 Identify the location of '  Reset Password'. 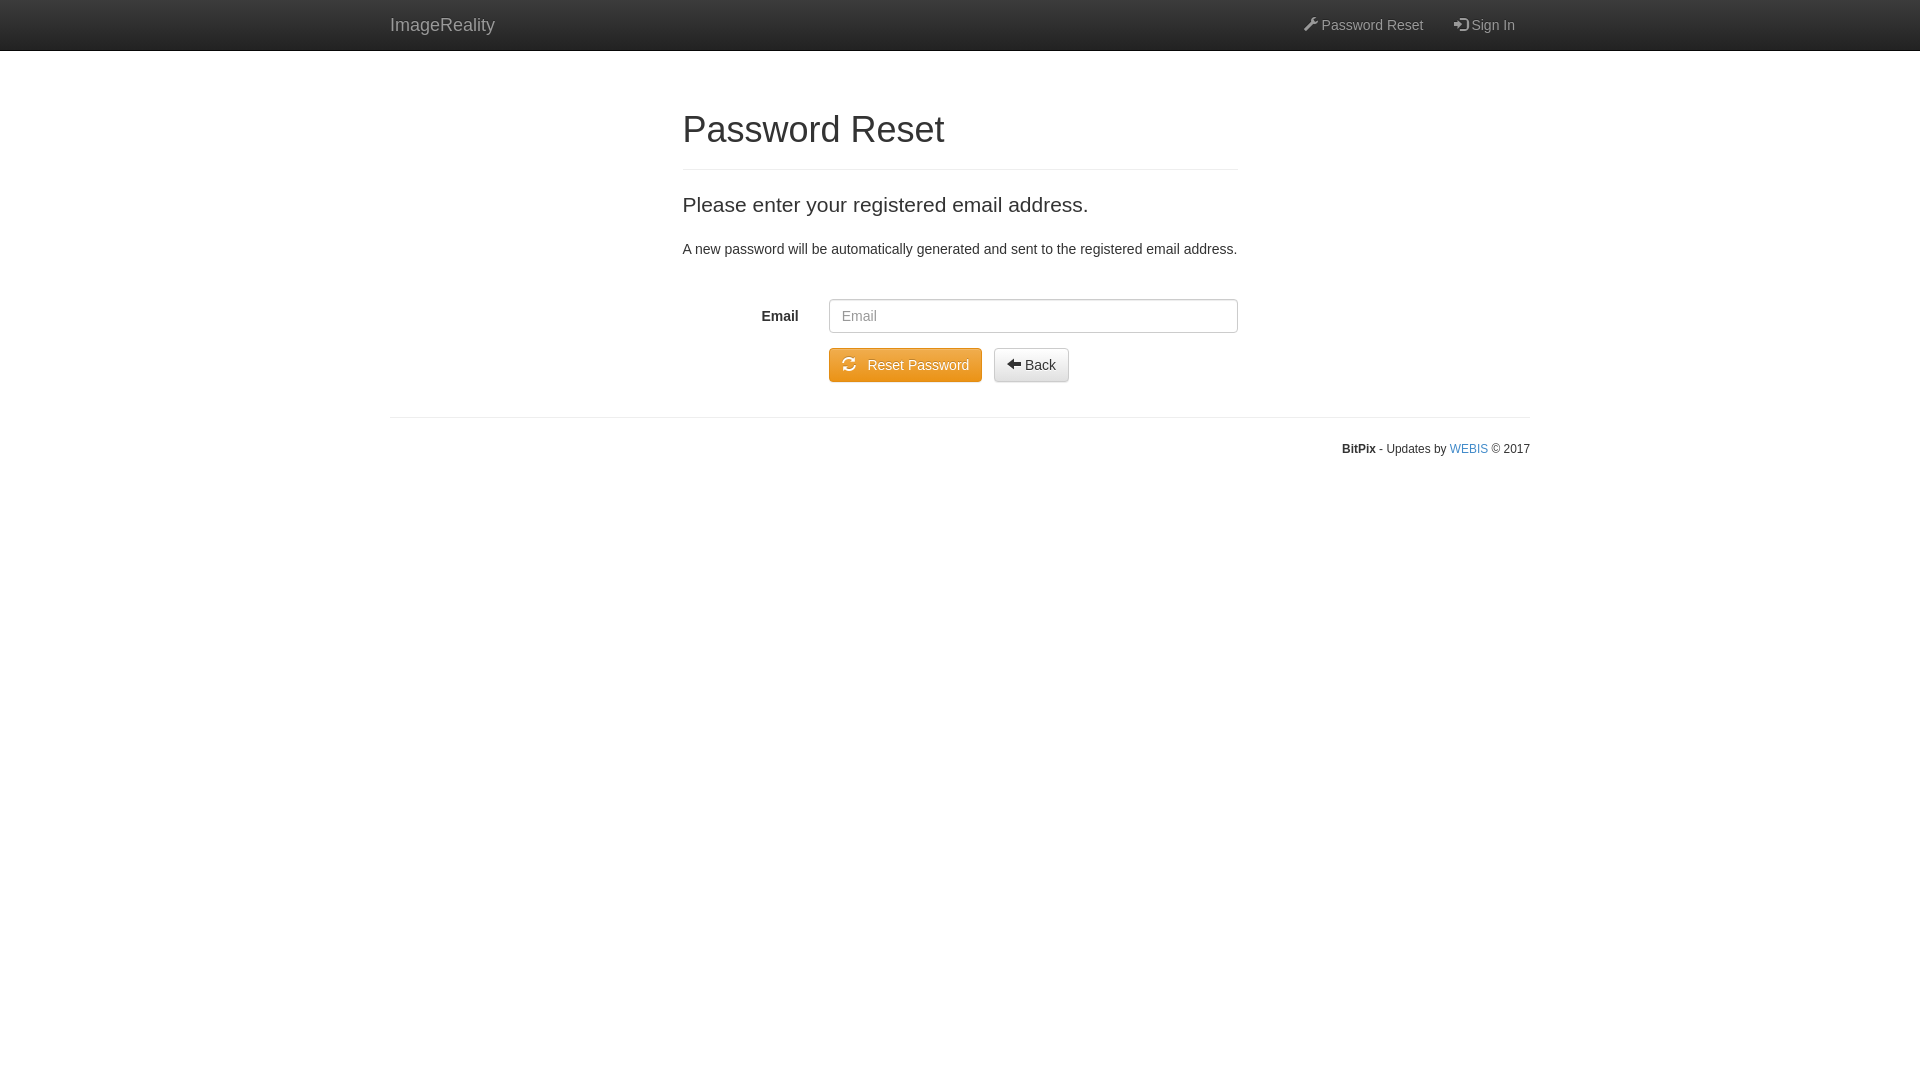
(905, 365).